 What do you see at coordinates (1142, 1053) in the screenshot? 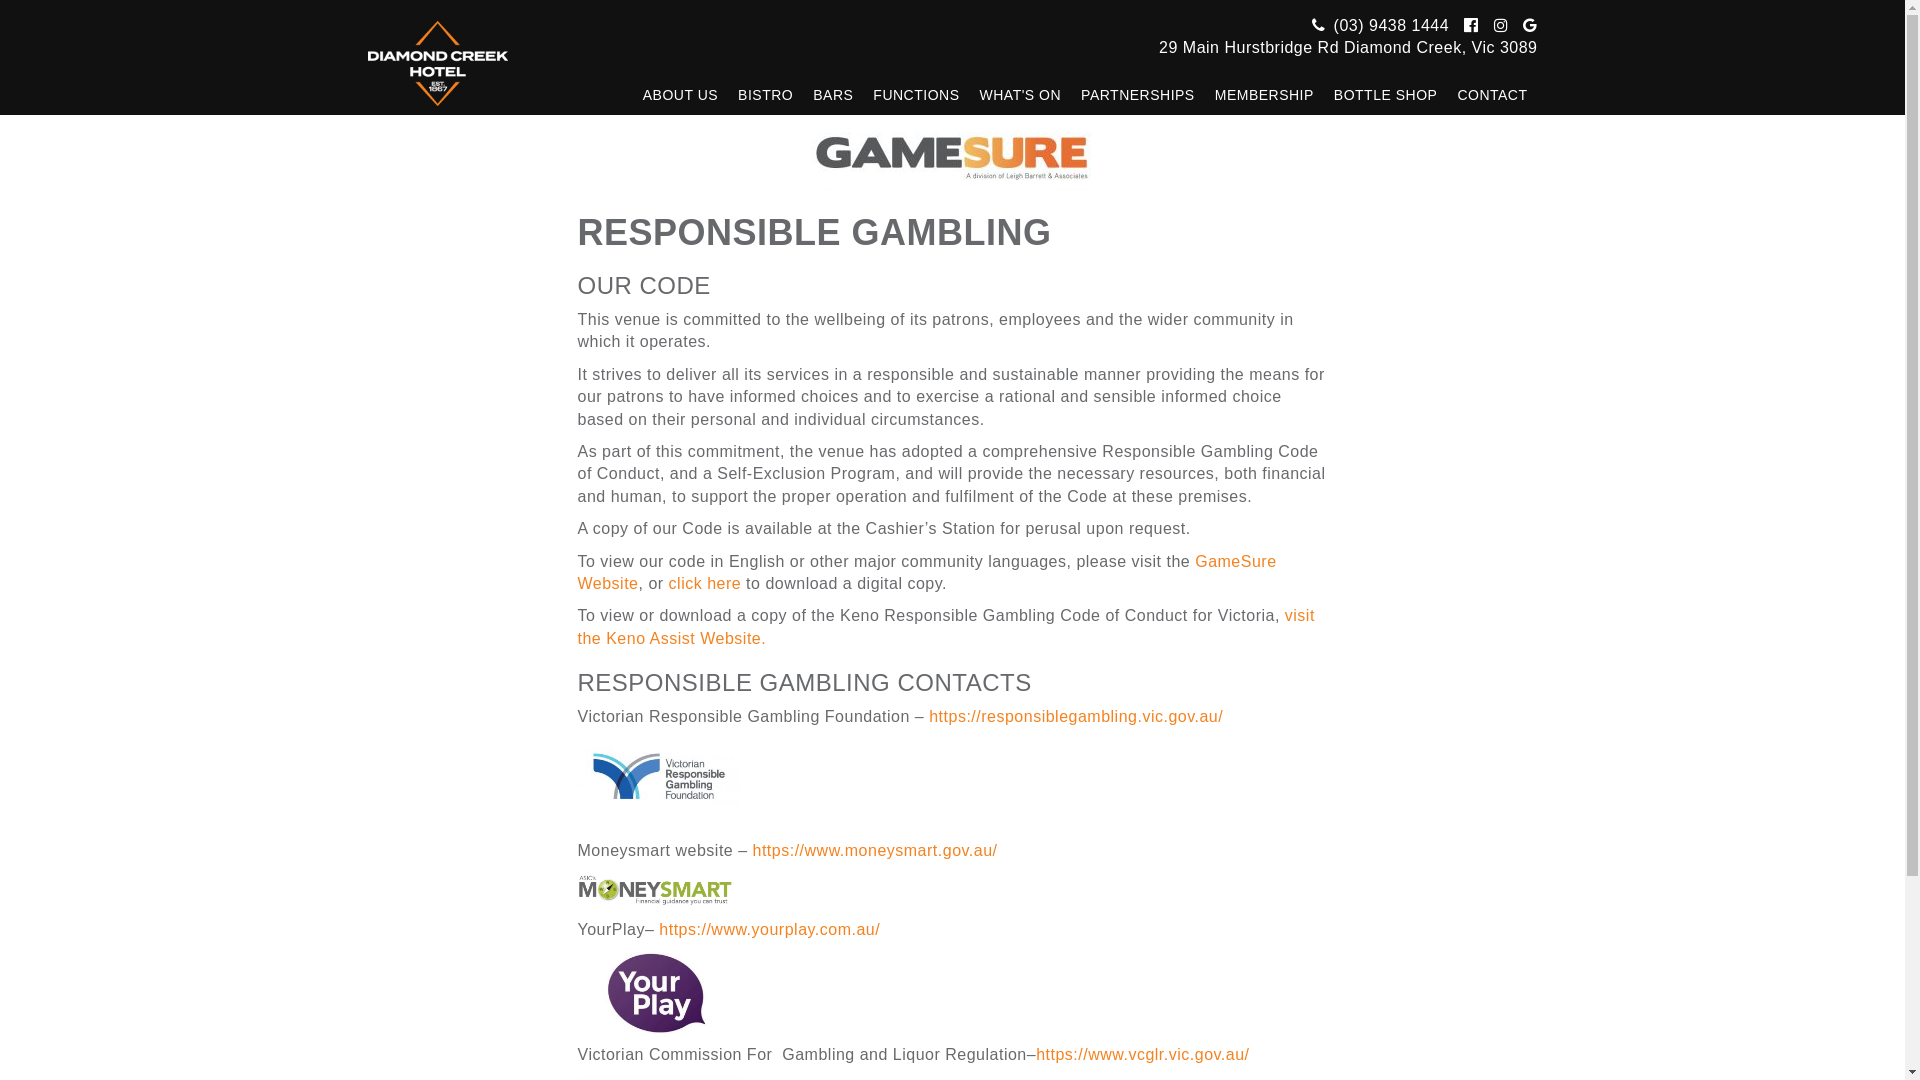
I see `'https://www.vcglr.vic.gov.au/'` at bounding box center [1142, 1053].